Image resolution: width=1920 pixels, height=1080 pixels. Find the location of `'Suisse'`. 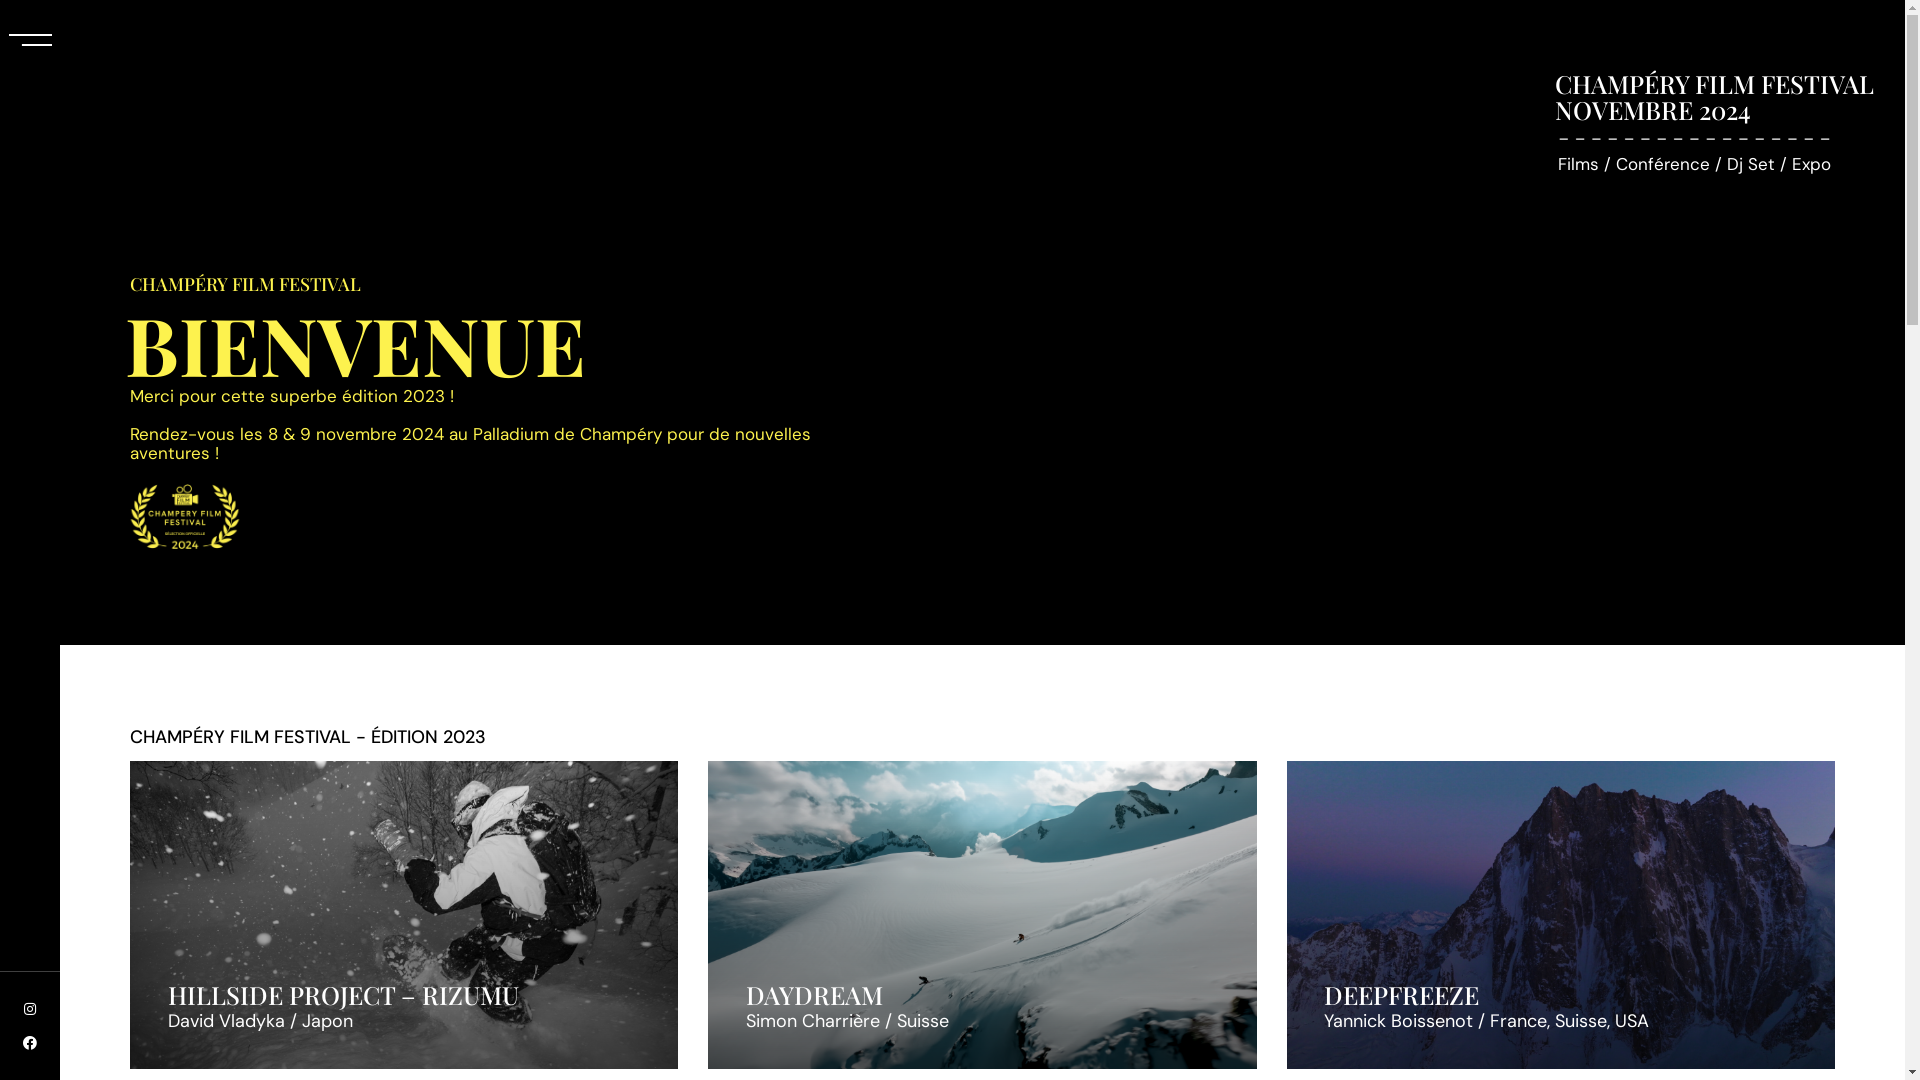

'Suisse' is located at coordinates (896, 1022).